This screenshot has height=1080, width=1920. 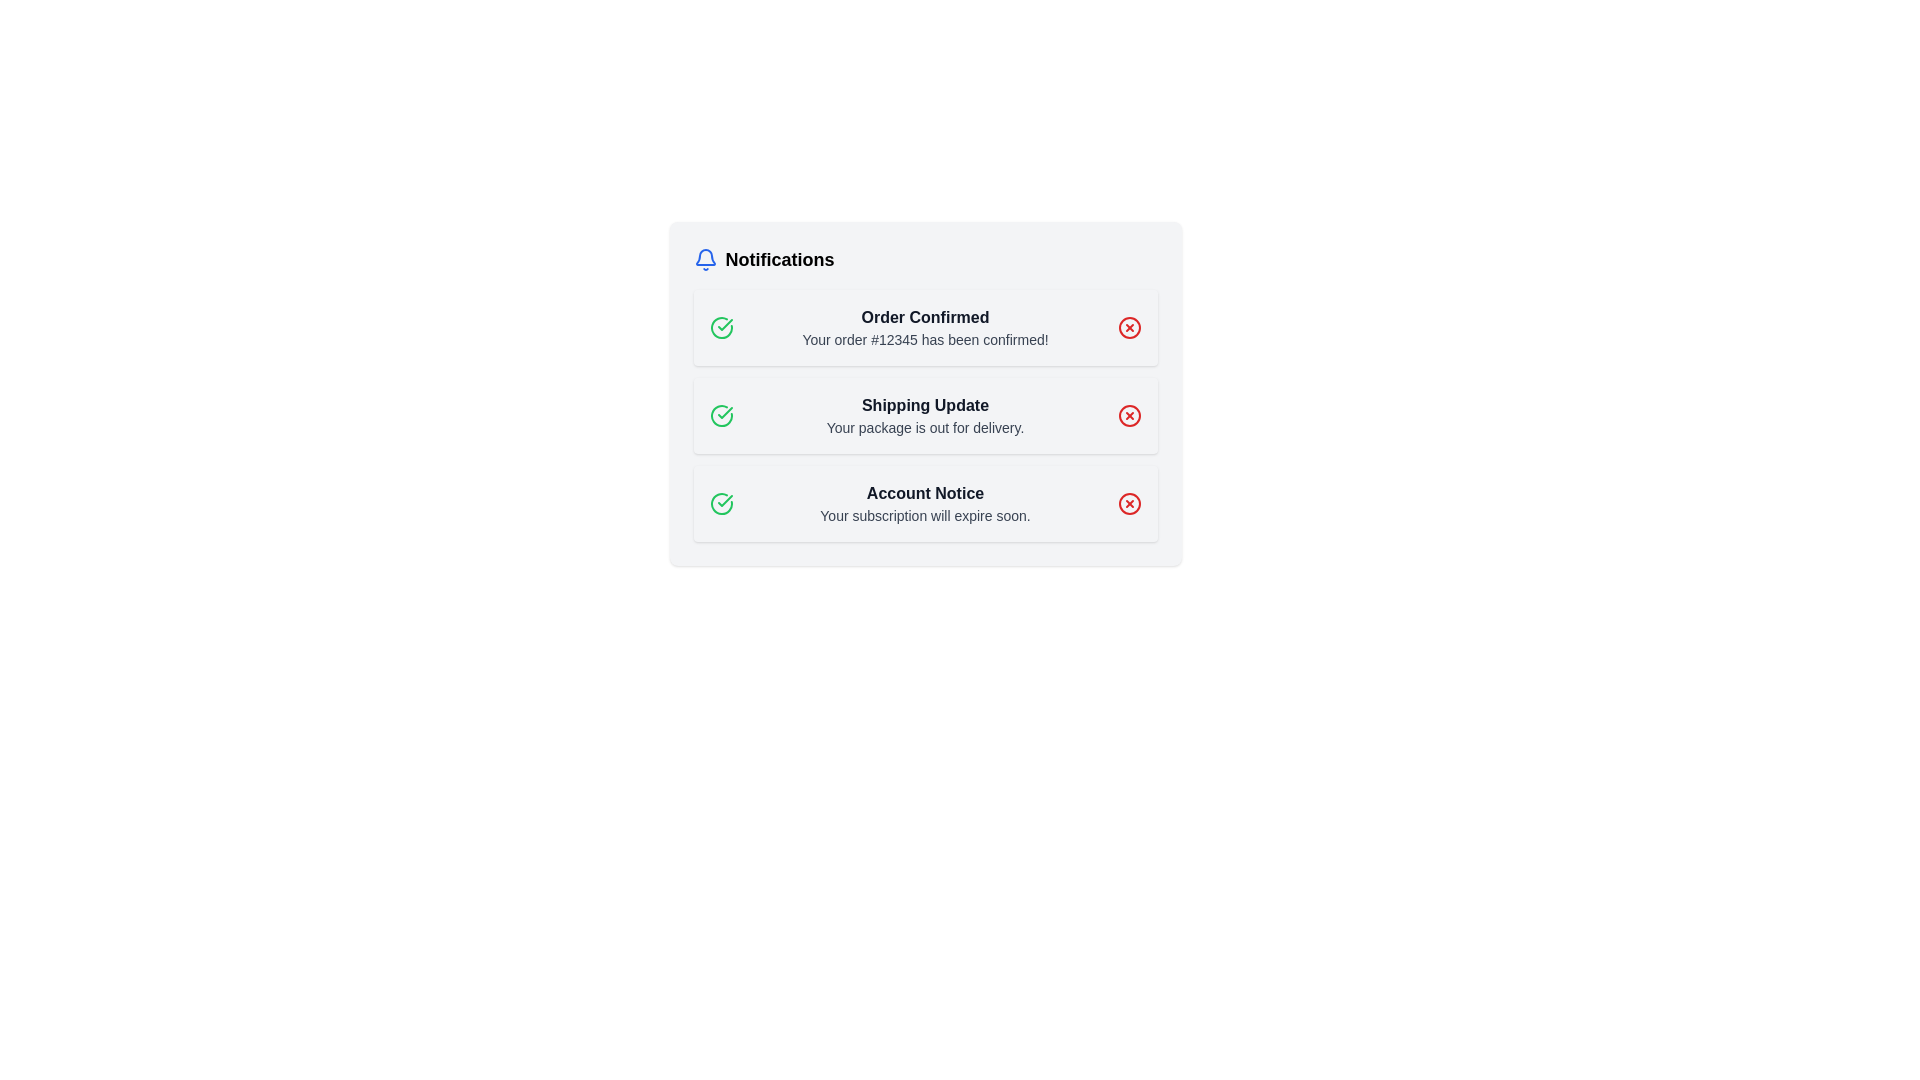 What do you see at coordinates (705, 256) in the screenshot?
I see `the decorative vector graphic that is part of the bell icon in the top-left area of the notification panel` at bounding box center [705, 256].